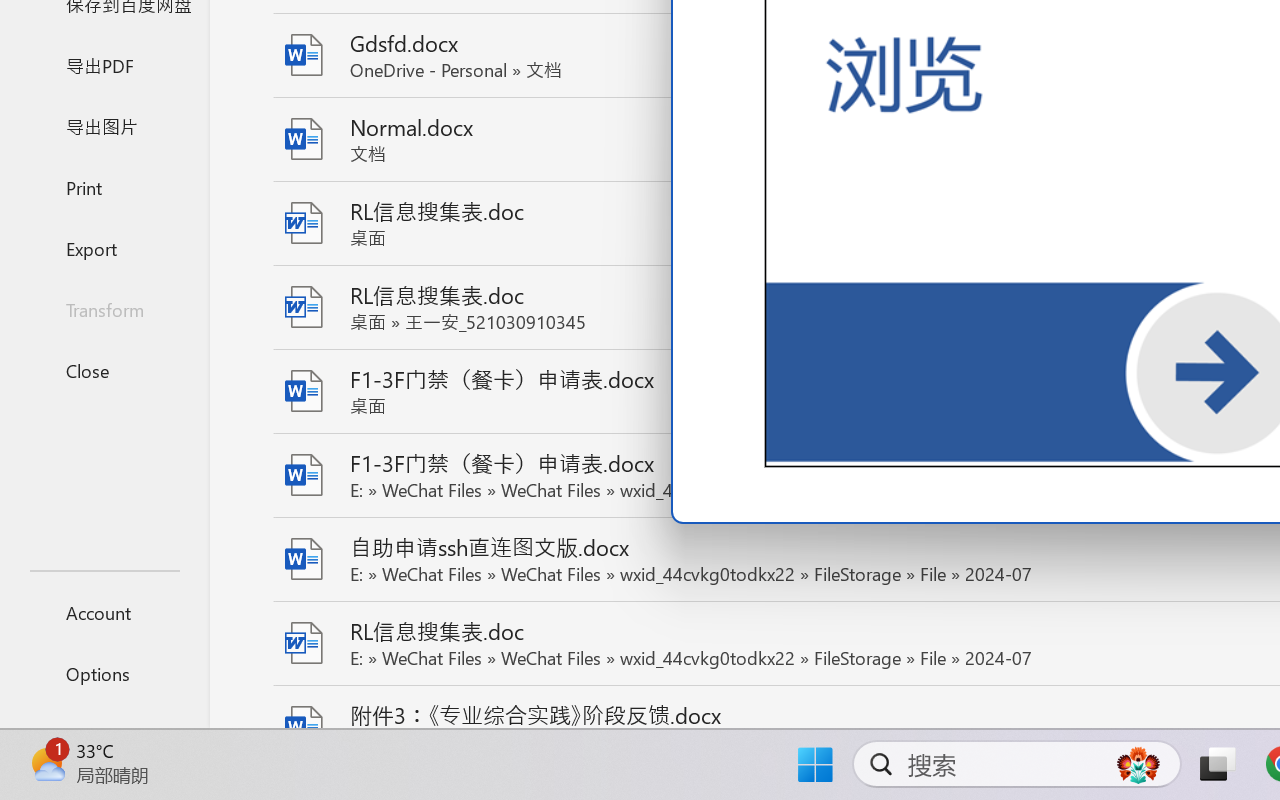 Image resolution: width=1280 pixels, height=800 pixels. Describe the element at coordinates (103, 308) in the screenshot. I see `'Transform'` at that location.